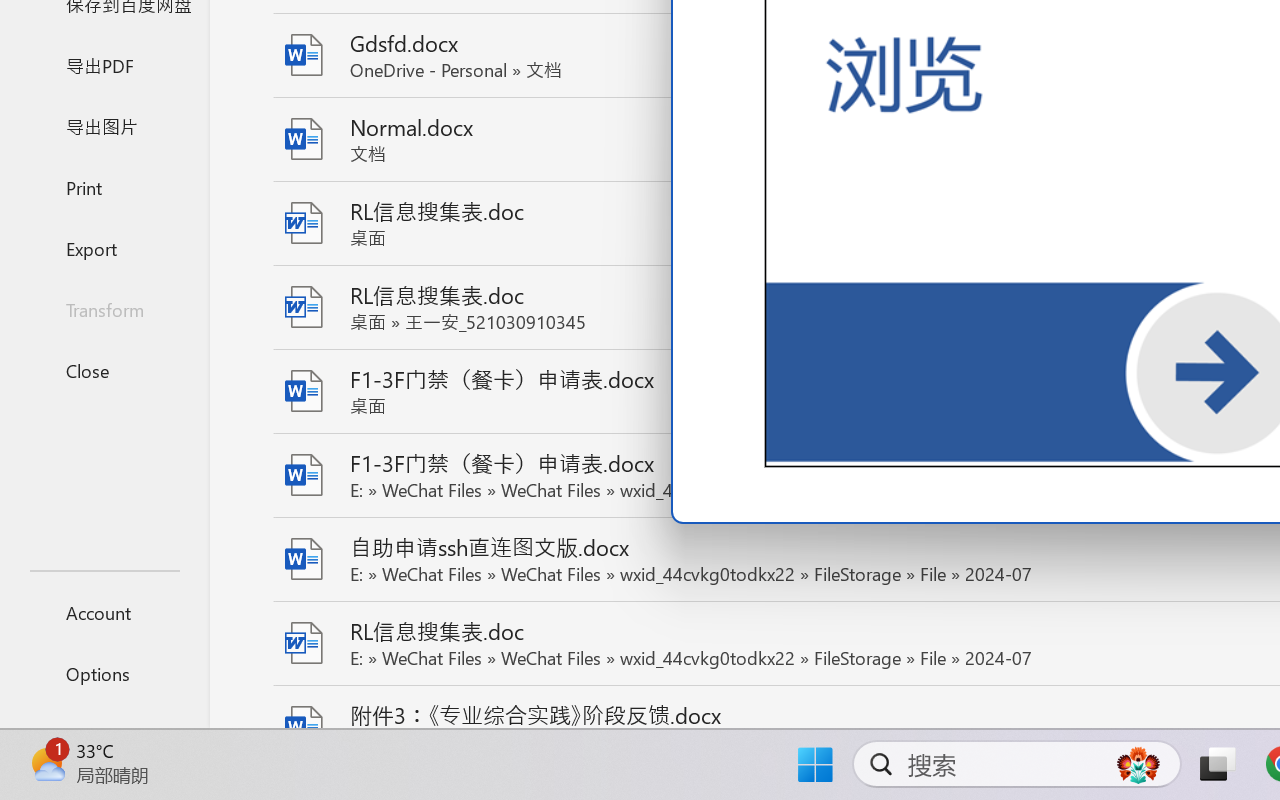 Image resolution: width=1280 pixels, height=800 pixels. Describe the element at coordinates (103, 308) in the screenshot. I see `'Transform'` at that location.